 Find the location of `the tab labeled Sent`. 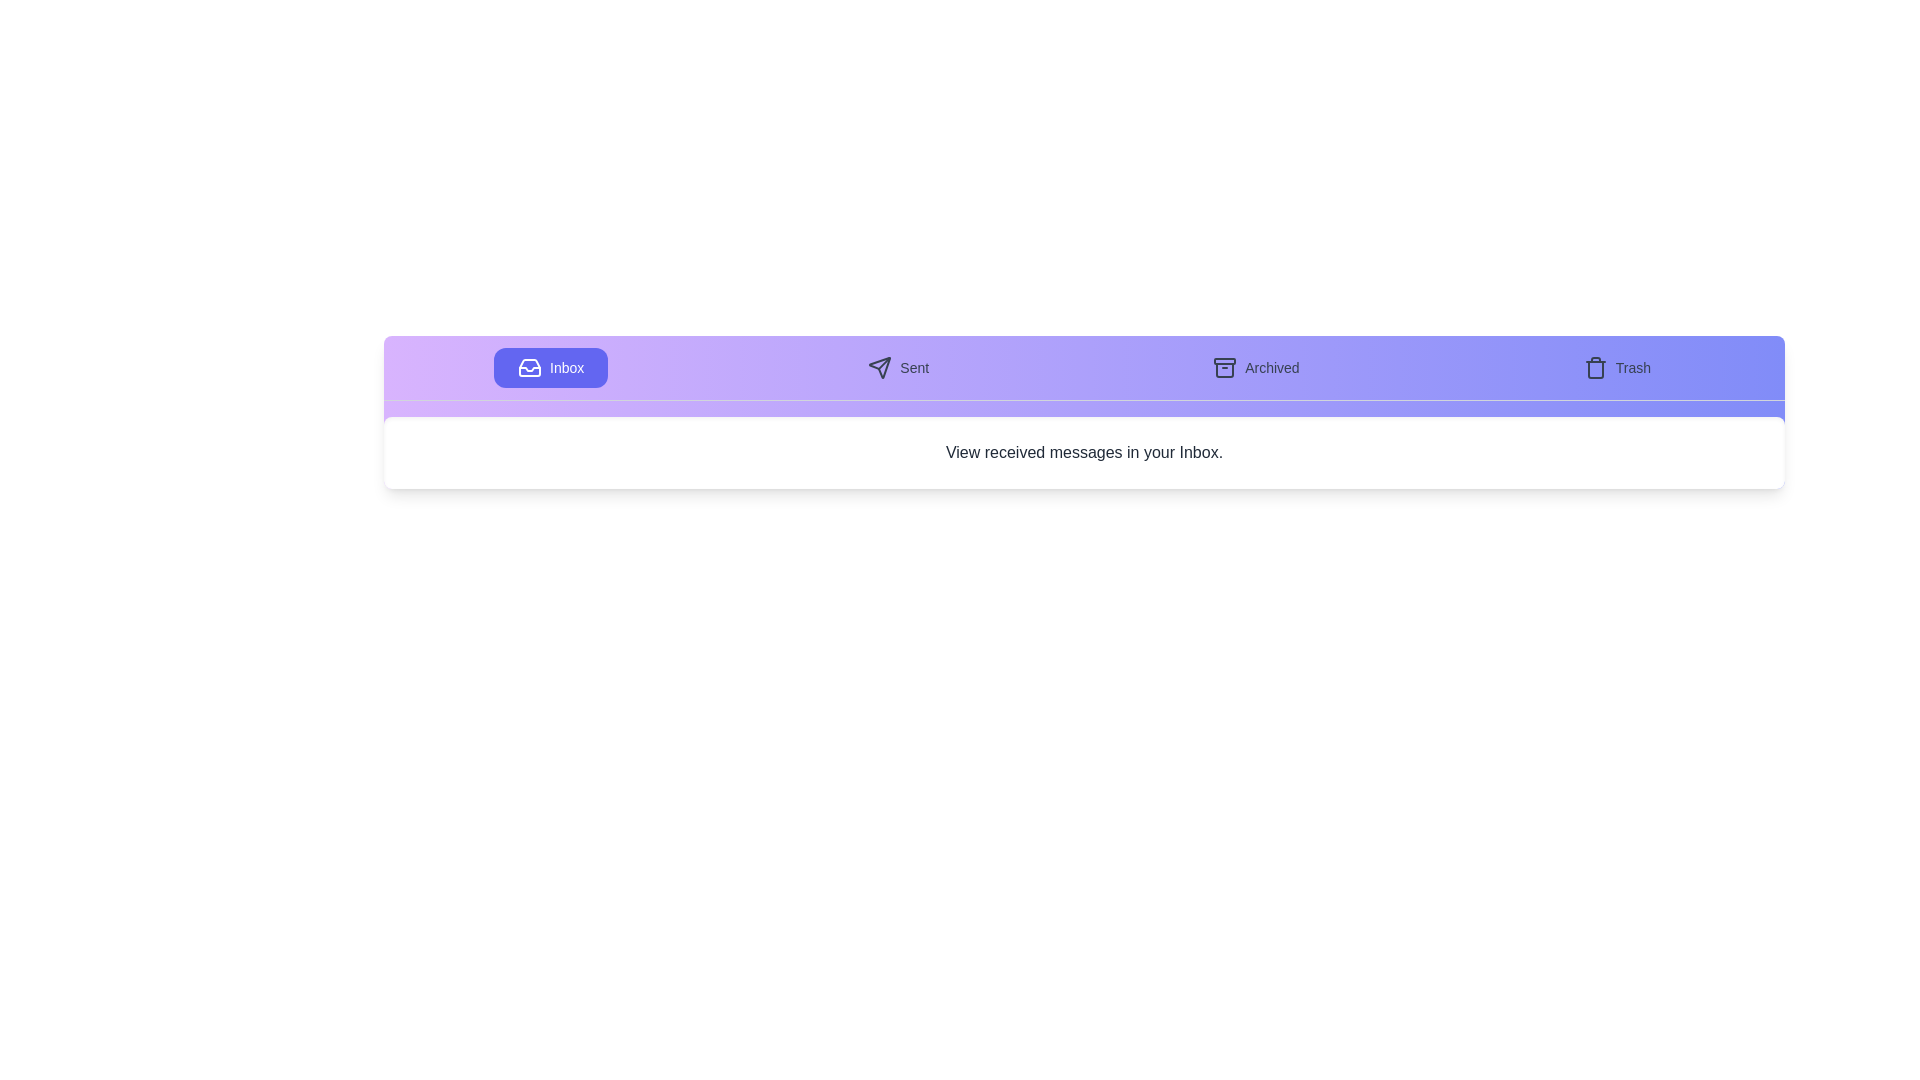

the tab labeled Sent is located at coordinates (897, 367).